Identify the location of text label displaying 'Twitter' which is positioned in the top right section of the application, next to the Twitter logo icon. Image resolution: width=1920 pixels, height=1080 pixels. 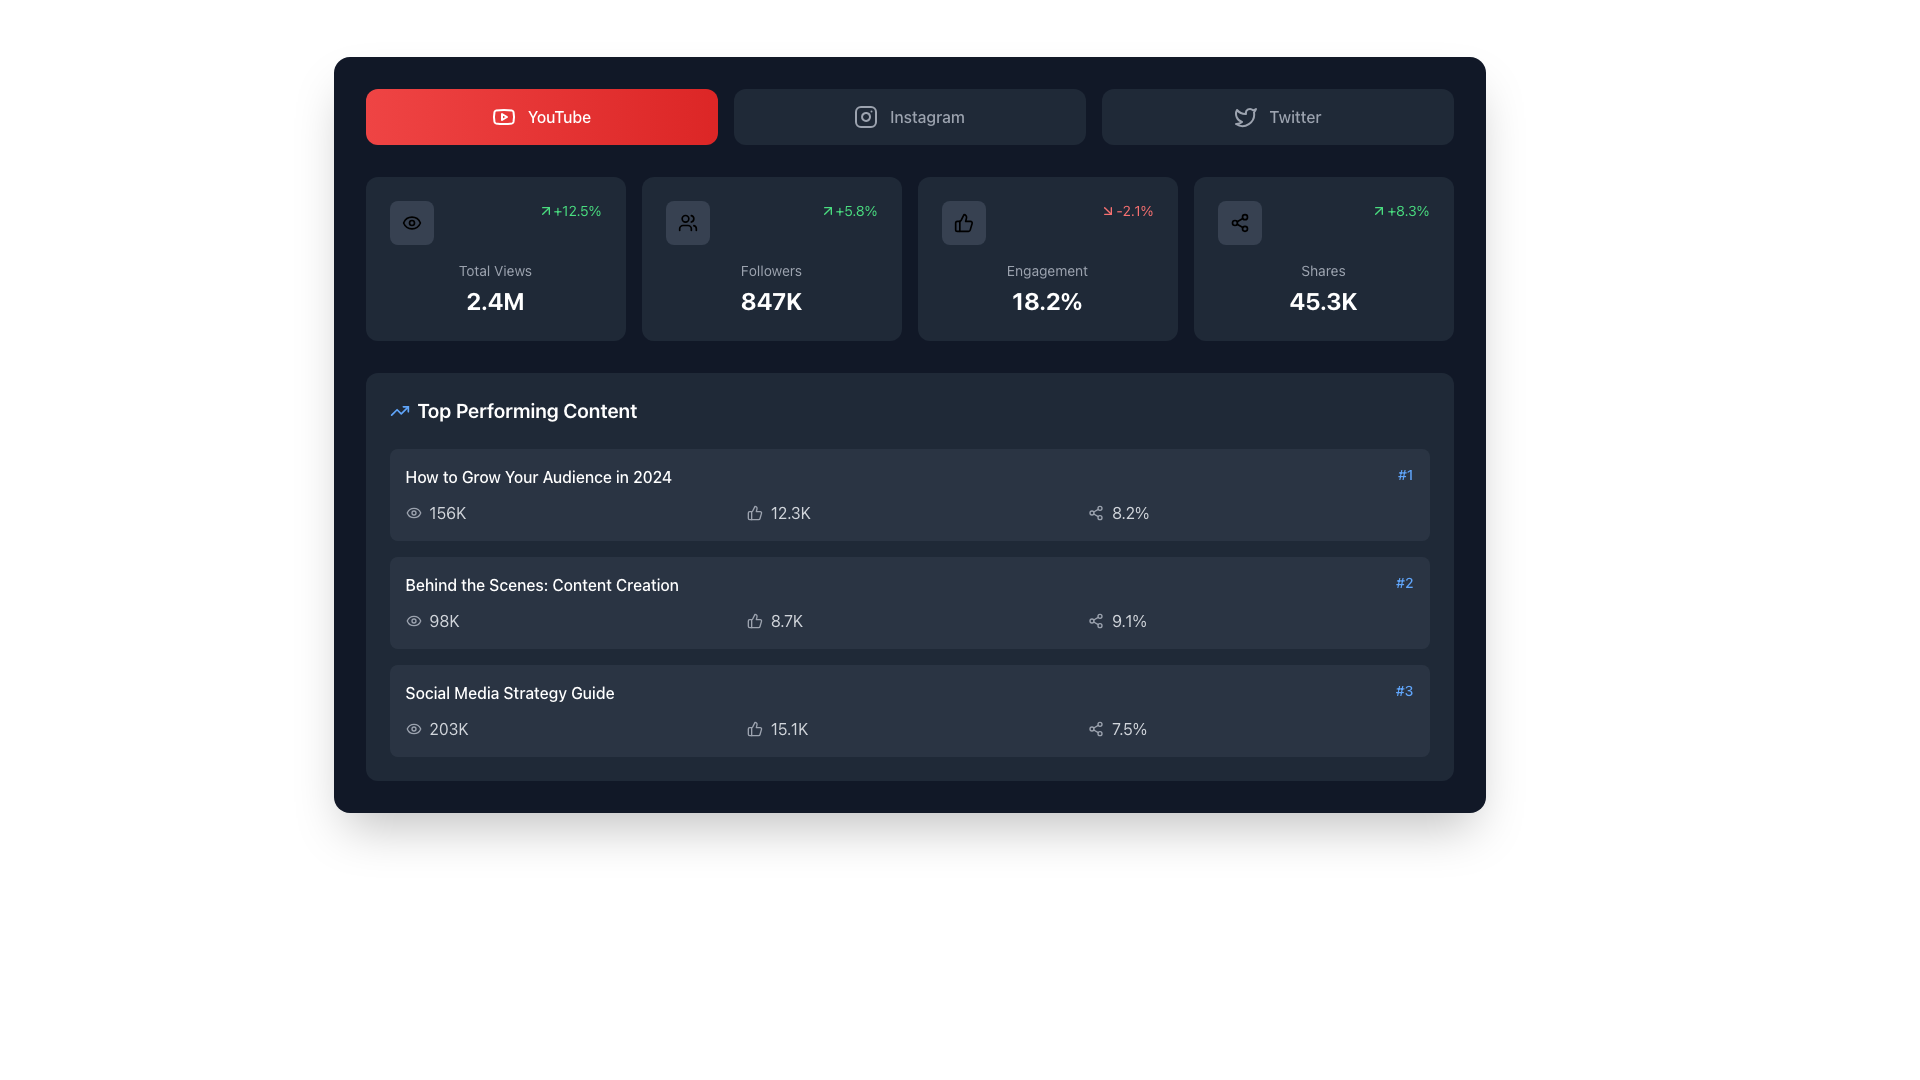
(1295, 116).